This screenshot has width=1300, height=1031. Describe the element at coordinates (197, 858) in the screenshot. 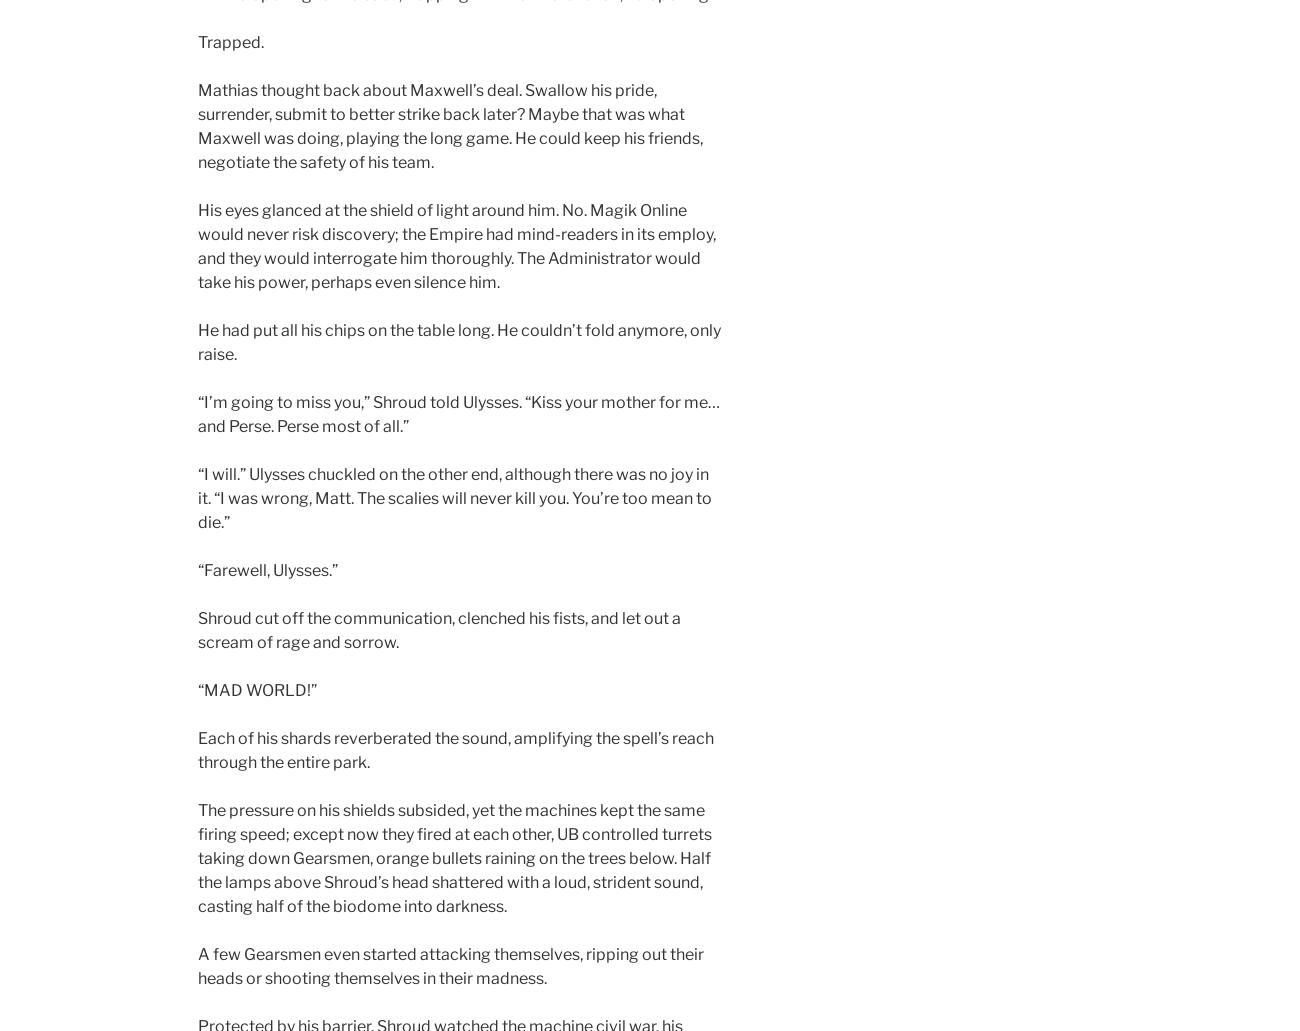

I see `'The pressure on his shields subsided, yet the machines kept the same firing speed; except now they fired at each other, UB controlled turrets taking down Gearsmen, orange bullets raining on the trees below. Half the lamps above Shroud’s head shattered with a loud, strident sound, casting half of the biodome into darkness.'` at that location.